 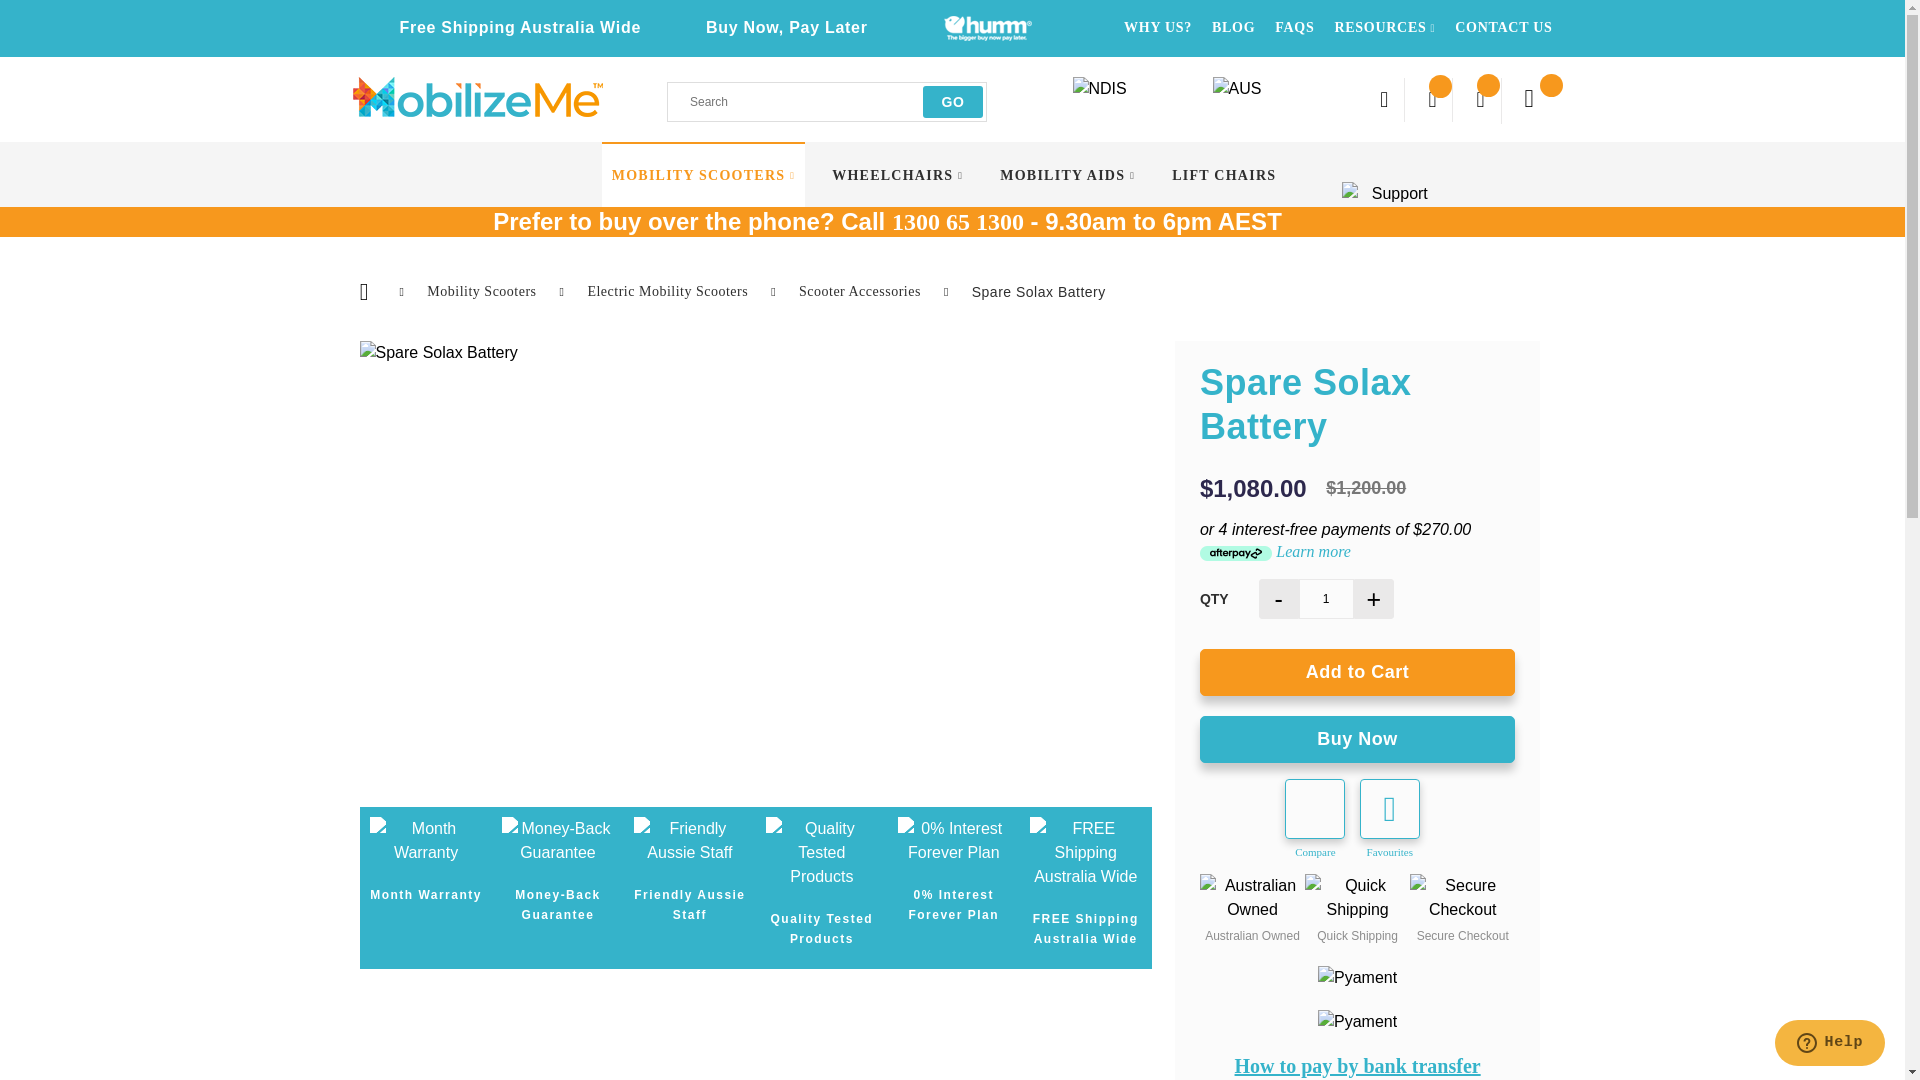 I want to click on 'Australian Owned', so click(x=1200, y=897).